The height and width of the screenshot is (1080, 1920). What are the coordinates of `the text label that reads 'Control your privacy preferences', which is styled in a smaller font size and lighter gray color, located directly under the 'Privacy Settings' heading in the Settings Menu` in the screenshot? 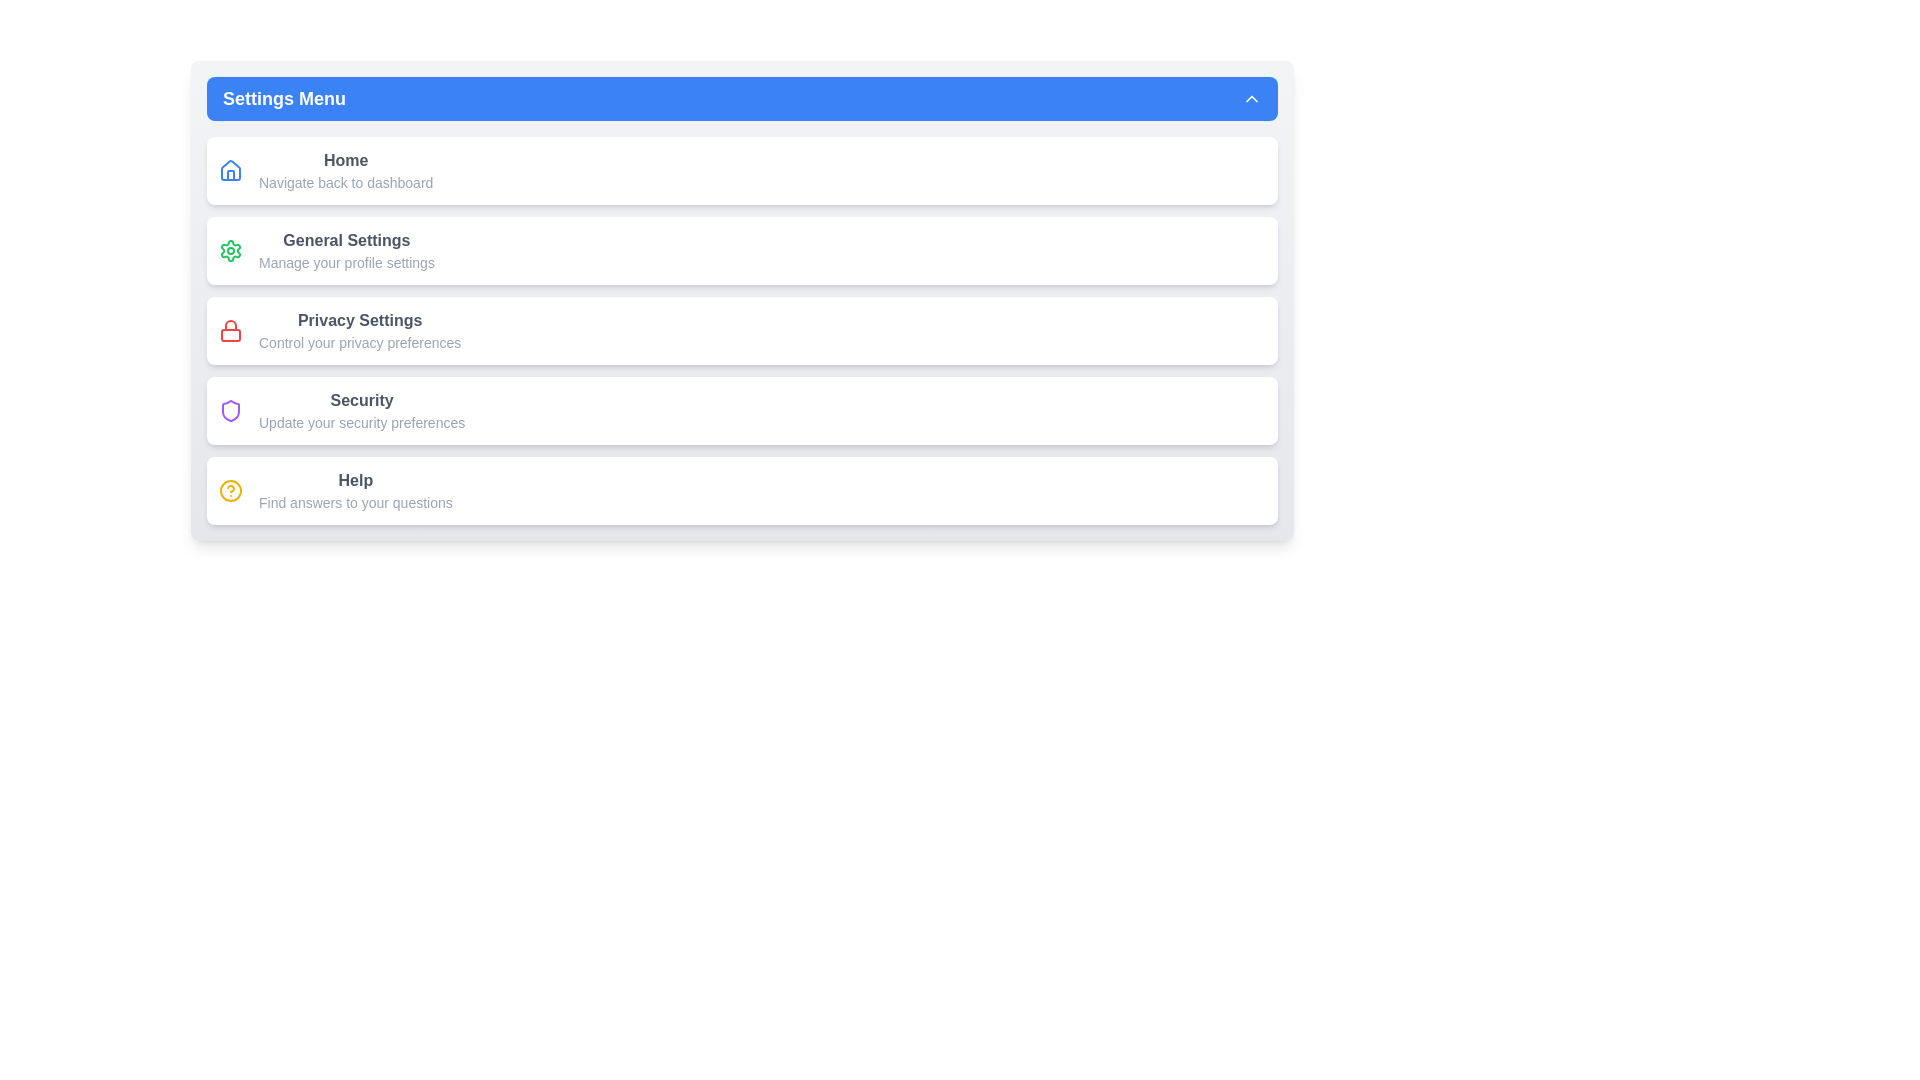 It's located at (360, 342).